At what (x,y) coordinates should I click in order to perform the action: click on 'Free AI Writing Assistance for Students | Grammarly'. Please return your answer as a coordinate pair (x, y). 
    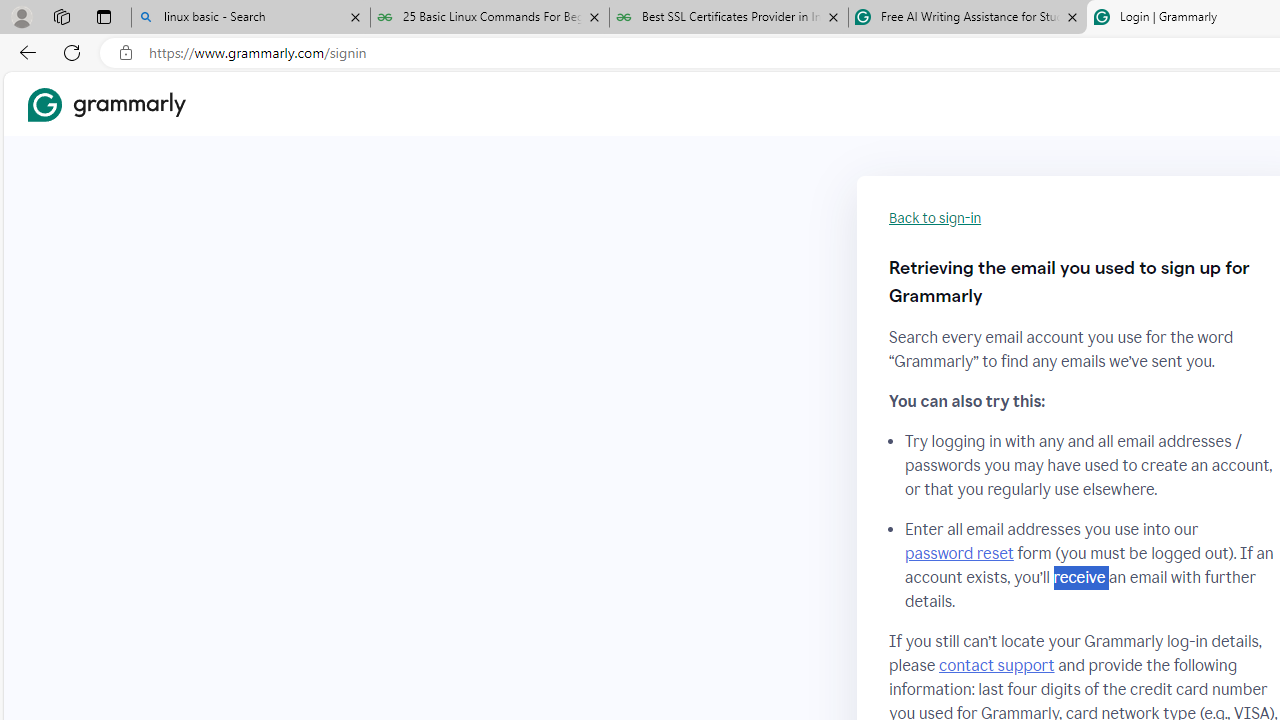
    Looking at the image, I should click on (967, 17).